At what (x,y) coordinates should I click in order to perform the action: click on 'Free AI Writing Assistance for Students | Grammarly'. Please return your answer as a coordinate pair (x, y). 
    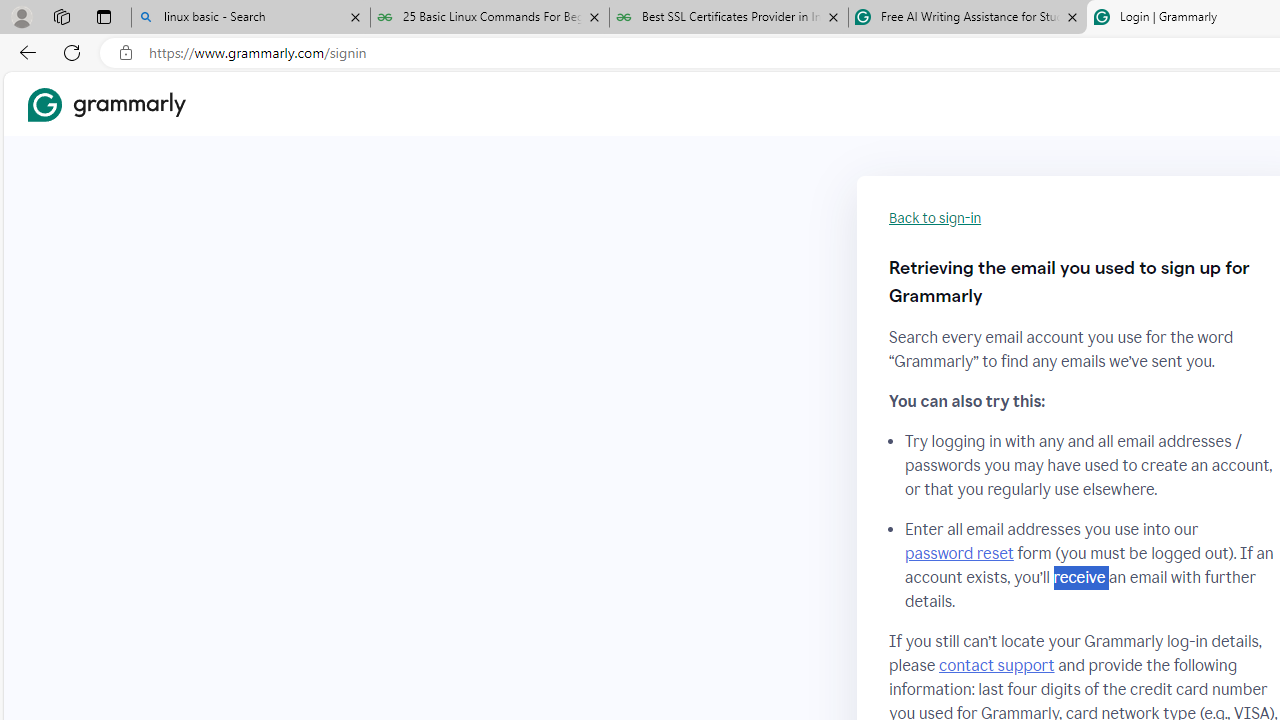
    Looking at the image, I should click on (967, 17).